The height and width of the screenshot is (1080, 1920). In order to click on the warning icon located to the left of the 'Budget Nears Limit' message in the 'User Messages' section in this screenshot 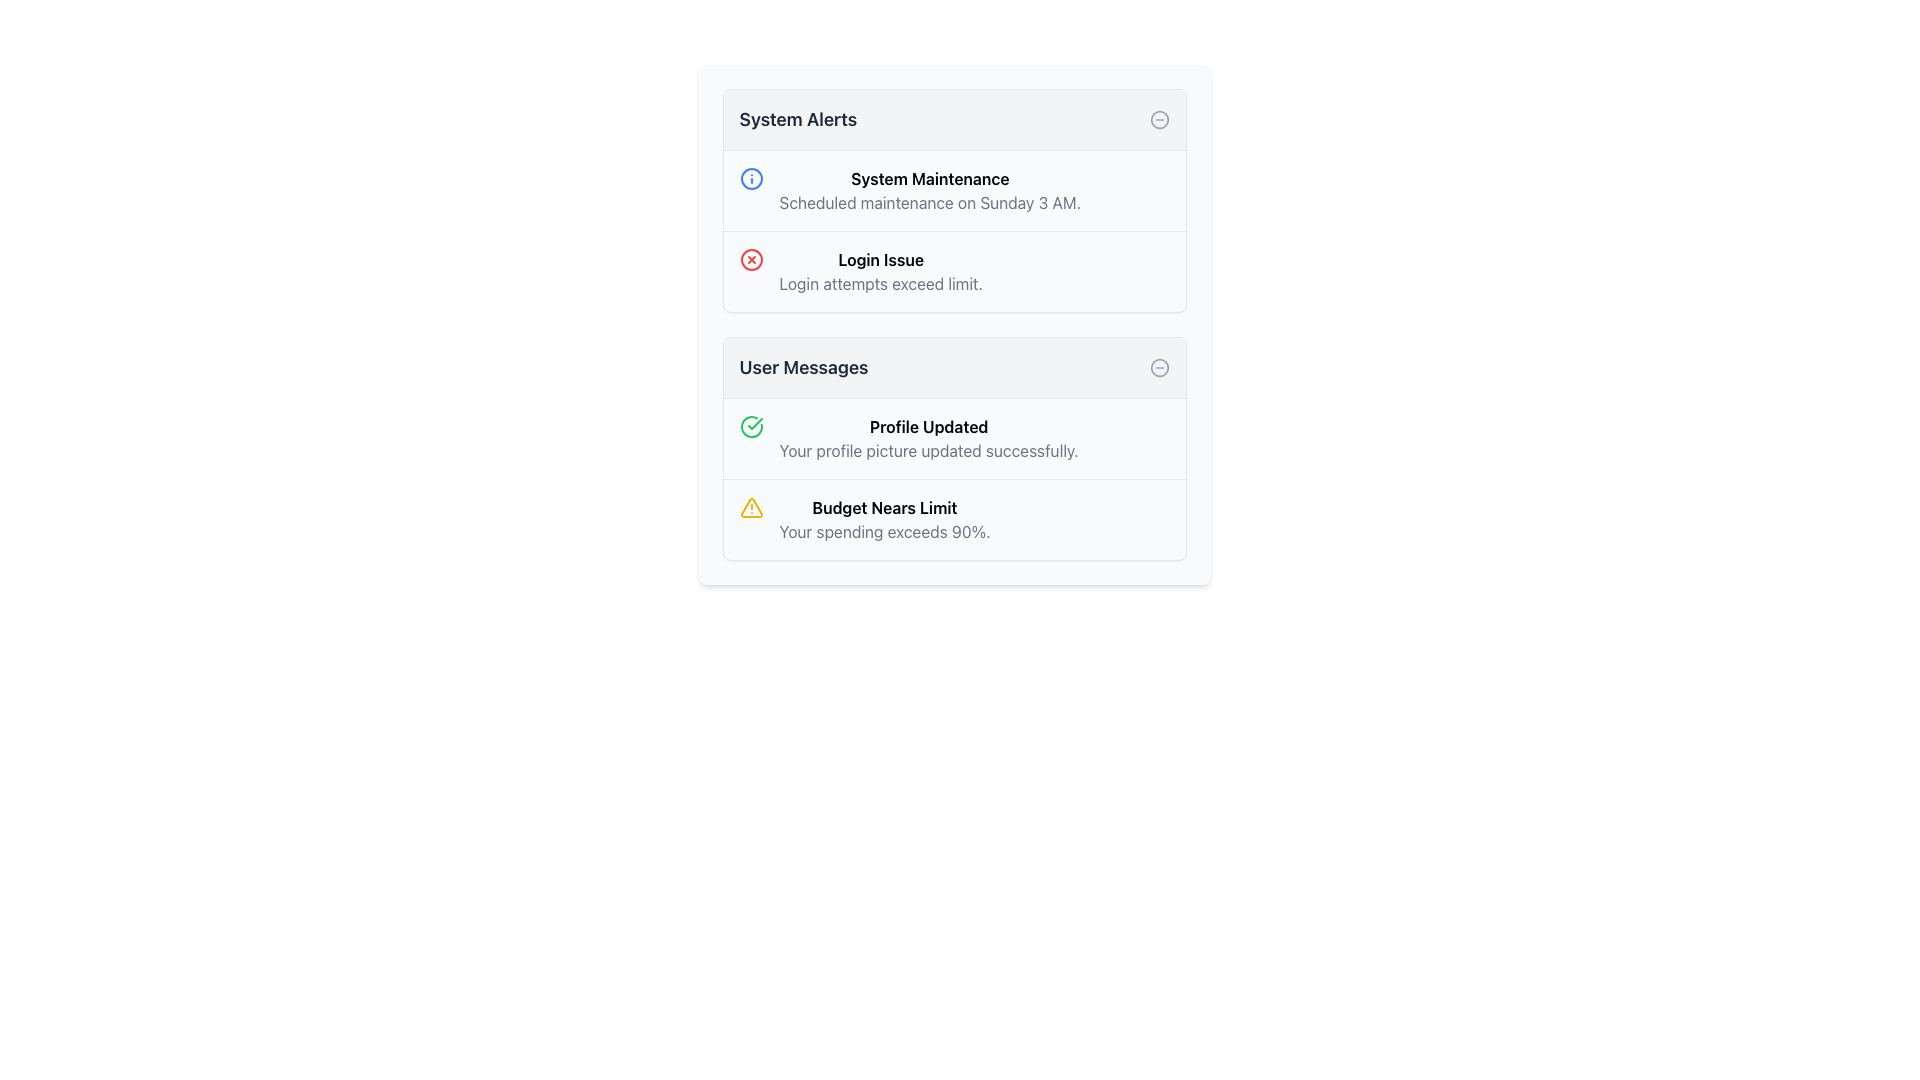, I will do `click(750, 507)`.